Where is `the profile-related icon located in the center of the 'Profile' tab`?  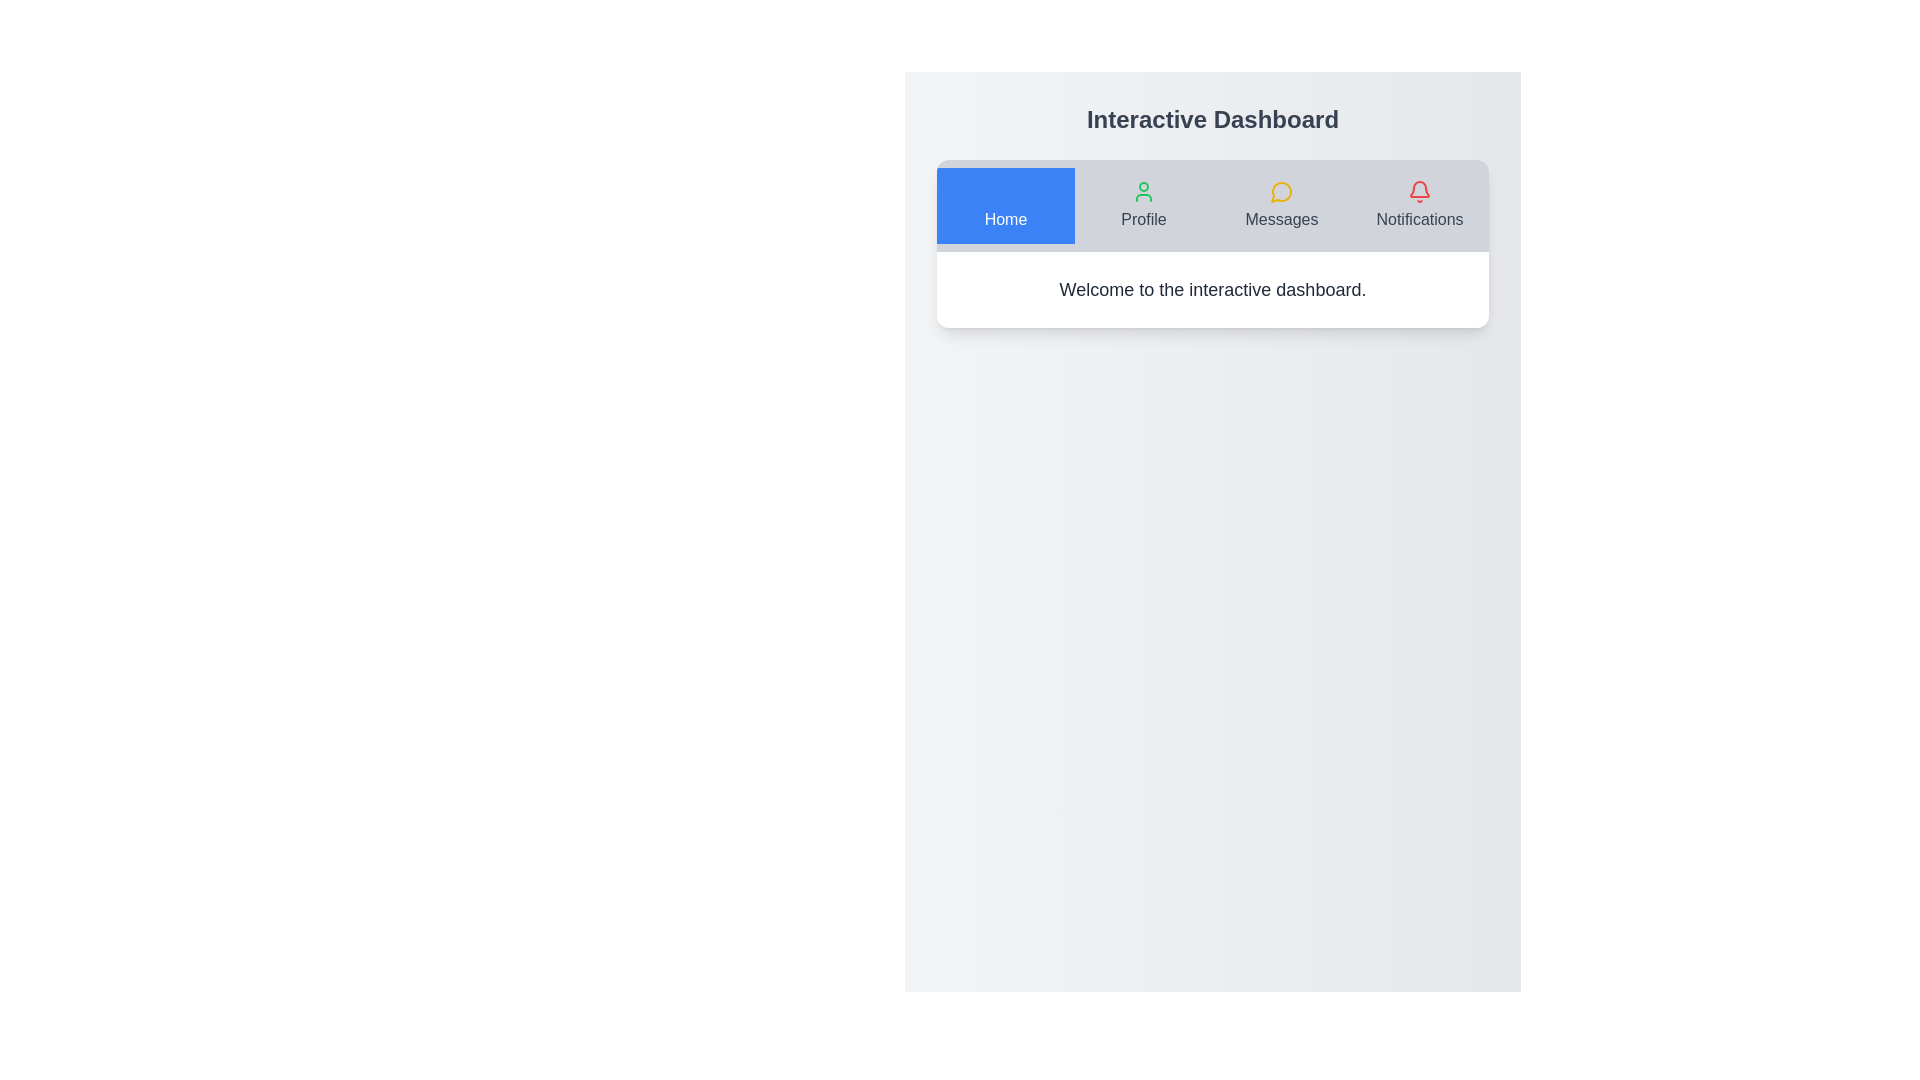
the profile-related icon located in the center of the 'Profile' tab is located at coordinates (1143, 192).